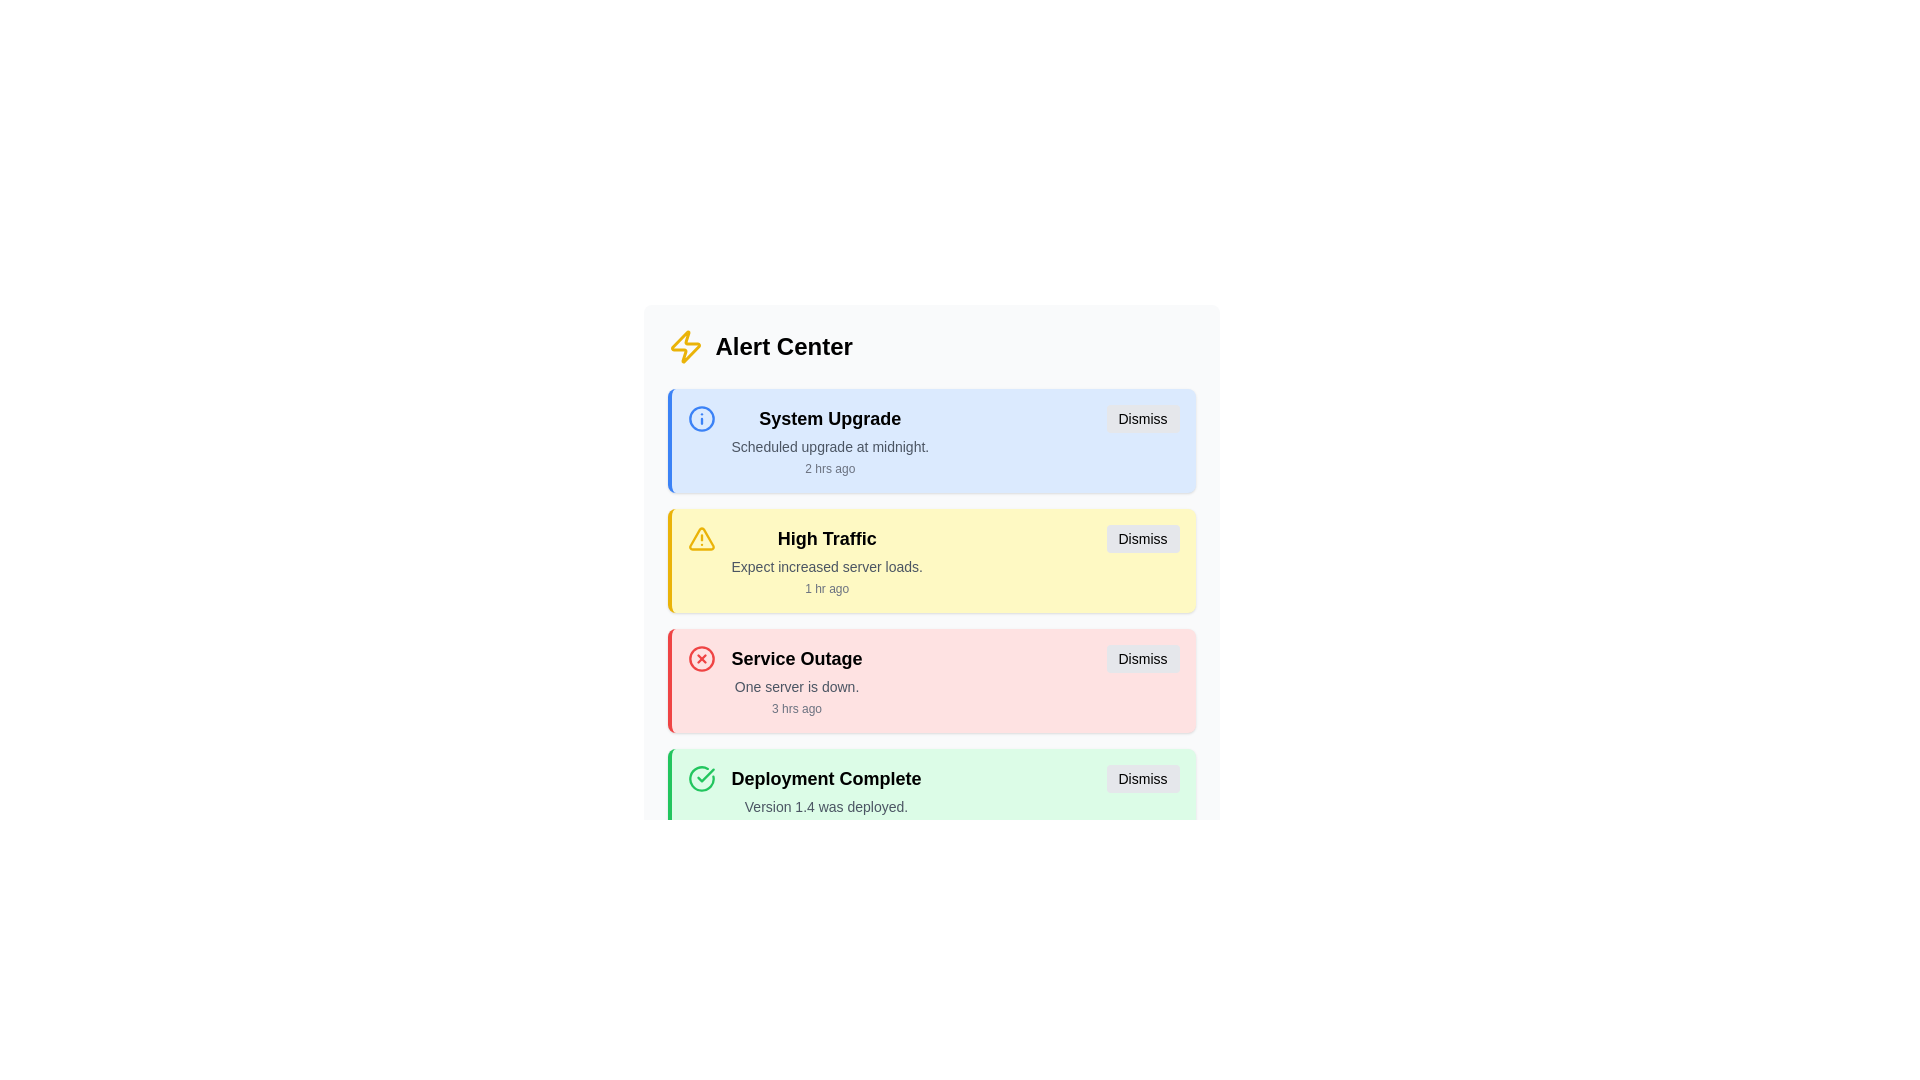  What do you see at coordinates (826, 778) in the screenshot?
I see `the Text Display stating 'Deployment Complete'` at bounding box center [826, 778].